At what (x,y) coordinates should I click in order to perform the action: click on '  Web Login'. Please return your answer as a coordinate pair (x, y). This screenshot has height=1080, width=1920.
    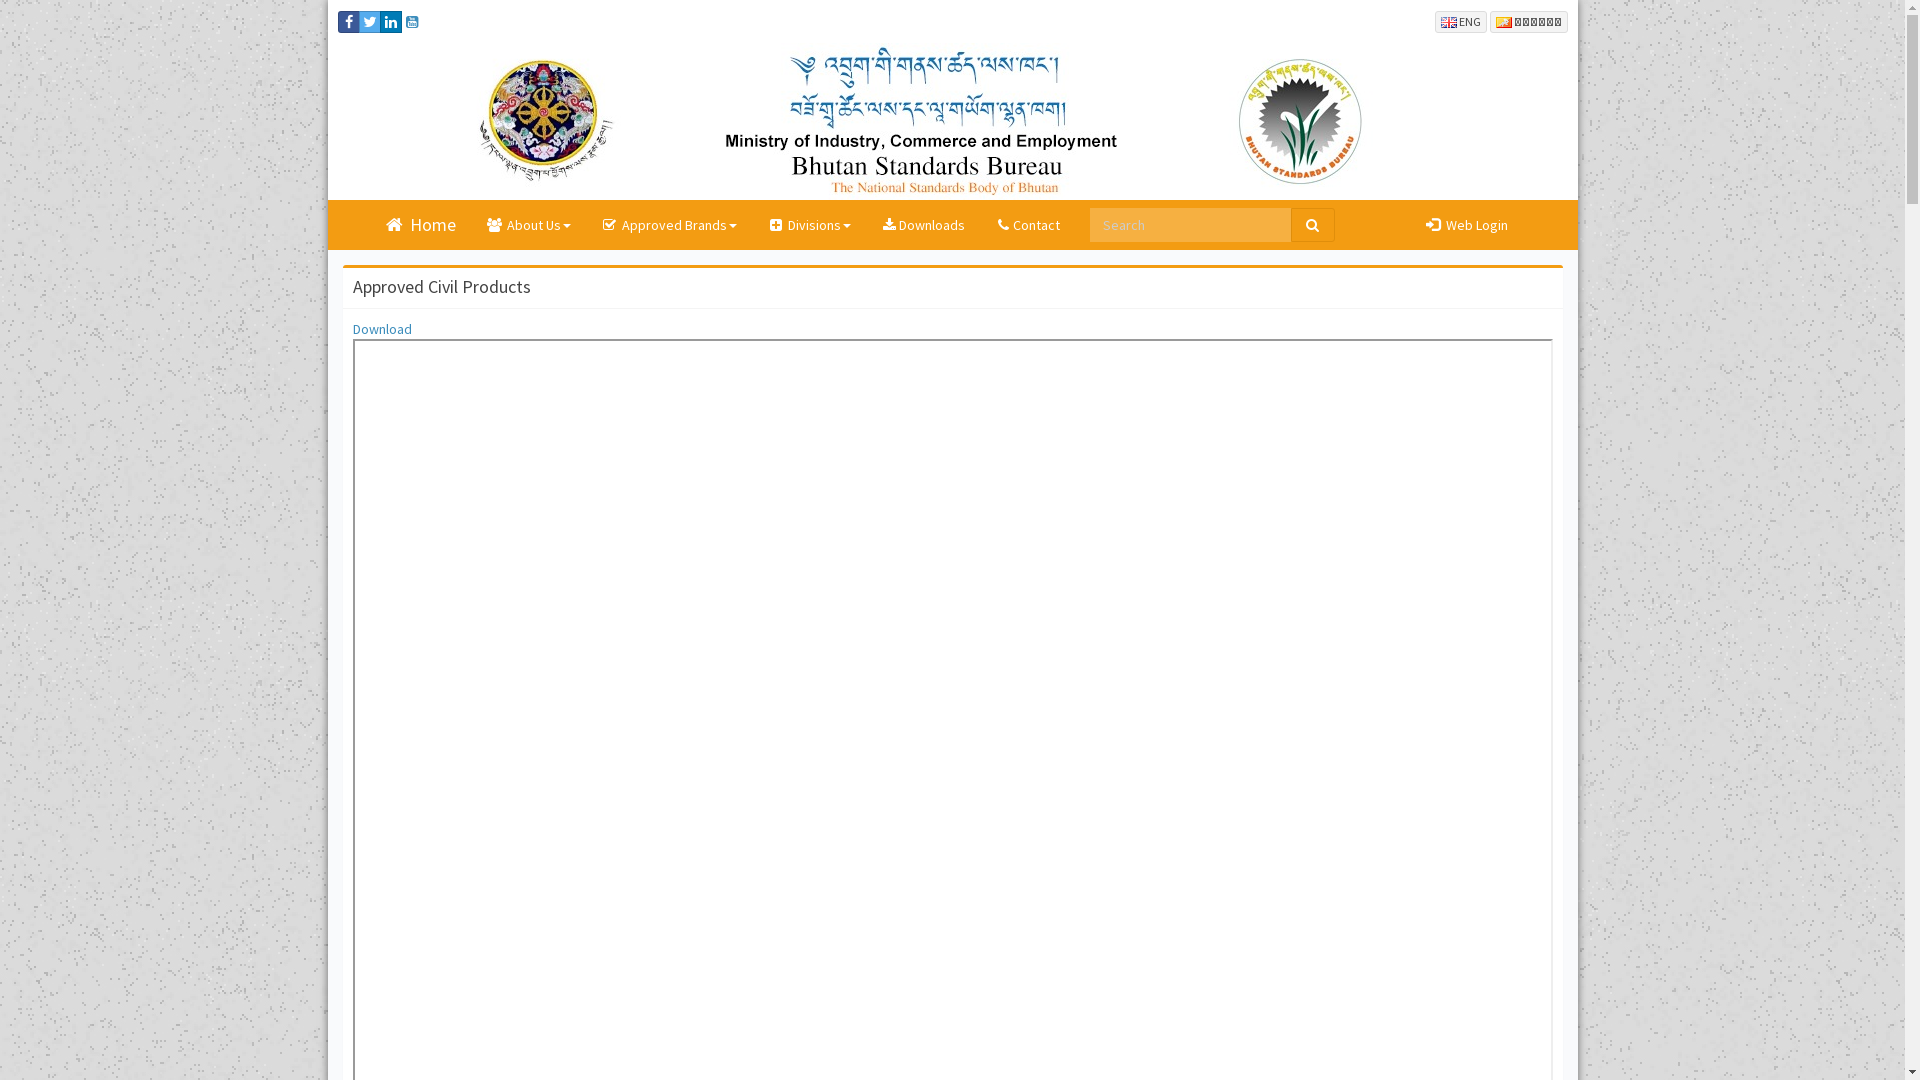
    Looking at the image, I should click on (1465, 224).